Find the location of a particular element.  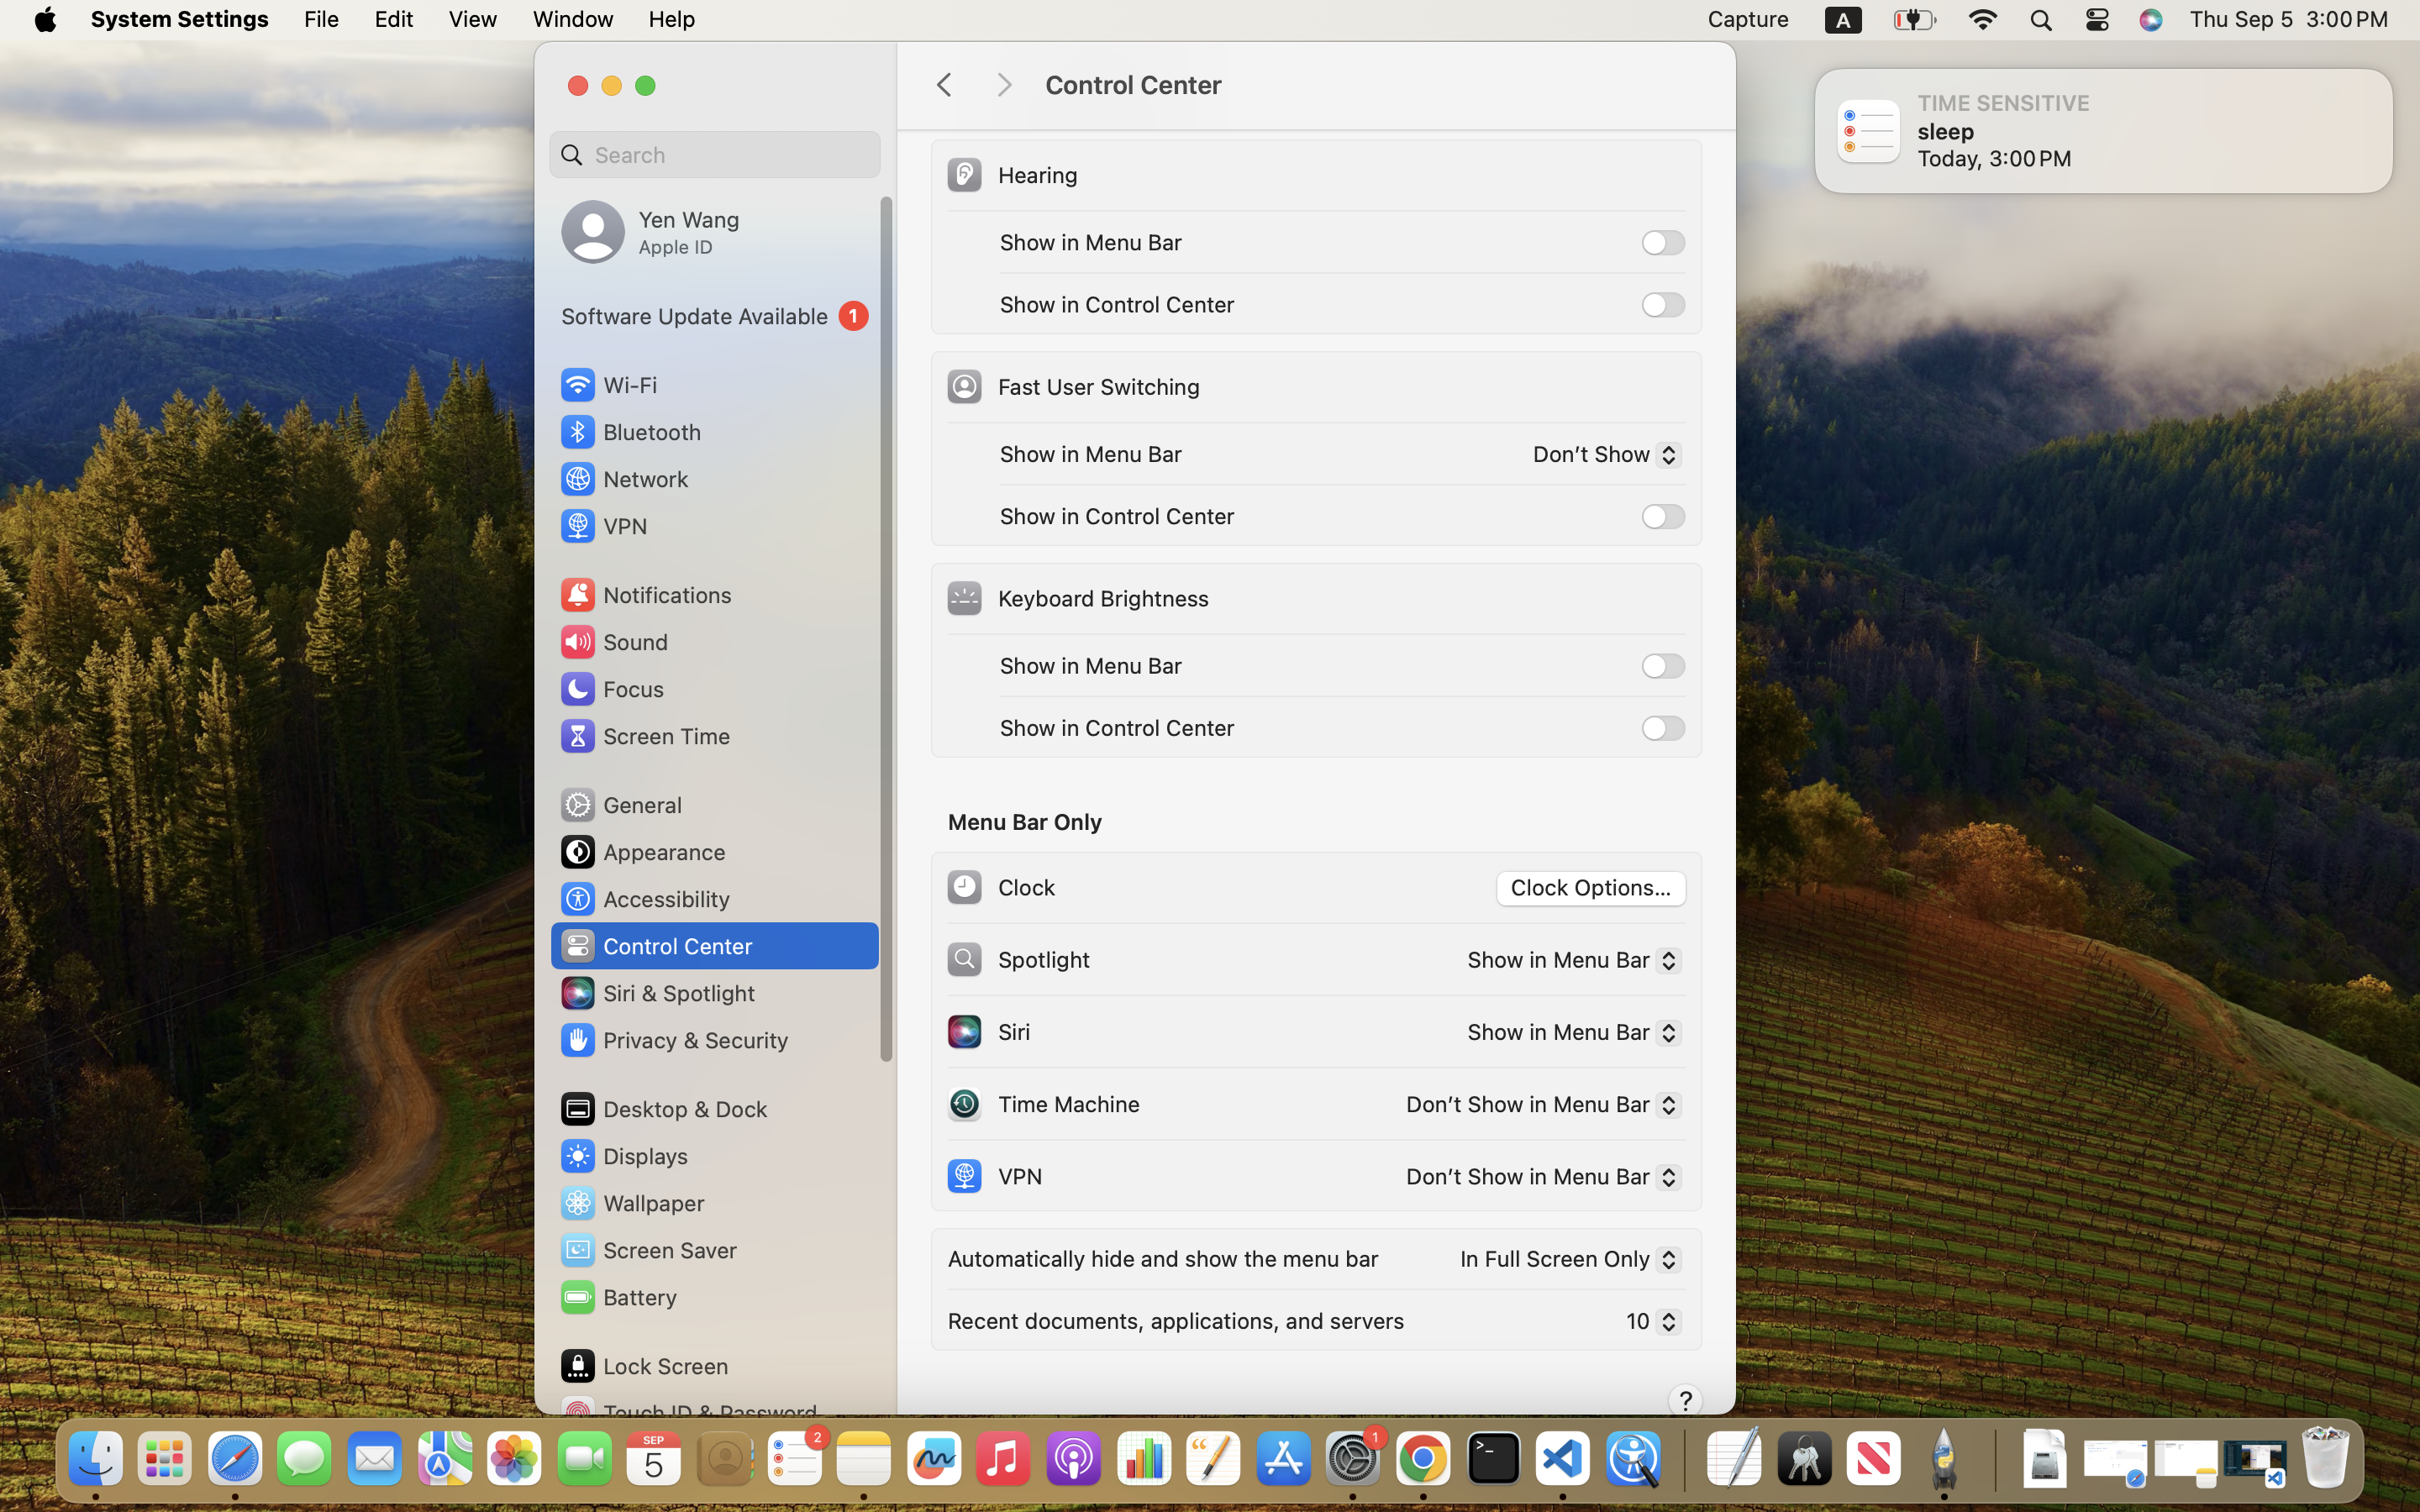

'Lock Screen' is located at coordinates (644, 1364).